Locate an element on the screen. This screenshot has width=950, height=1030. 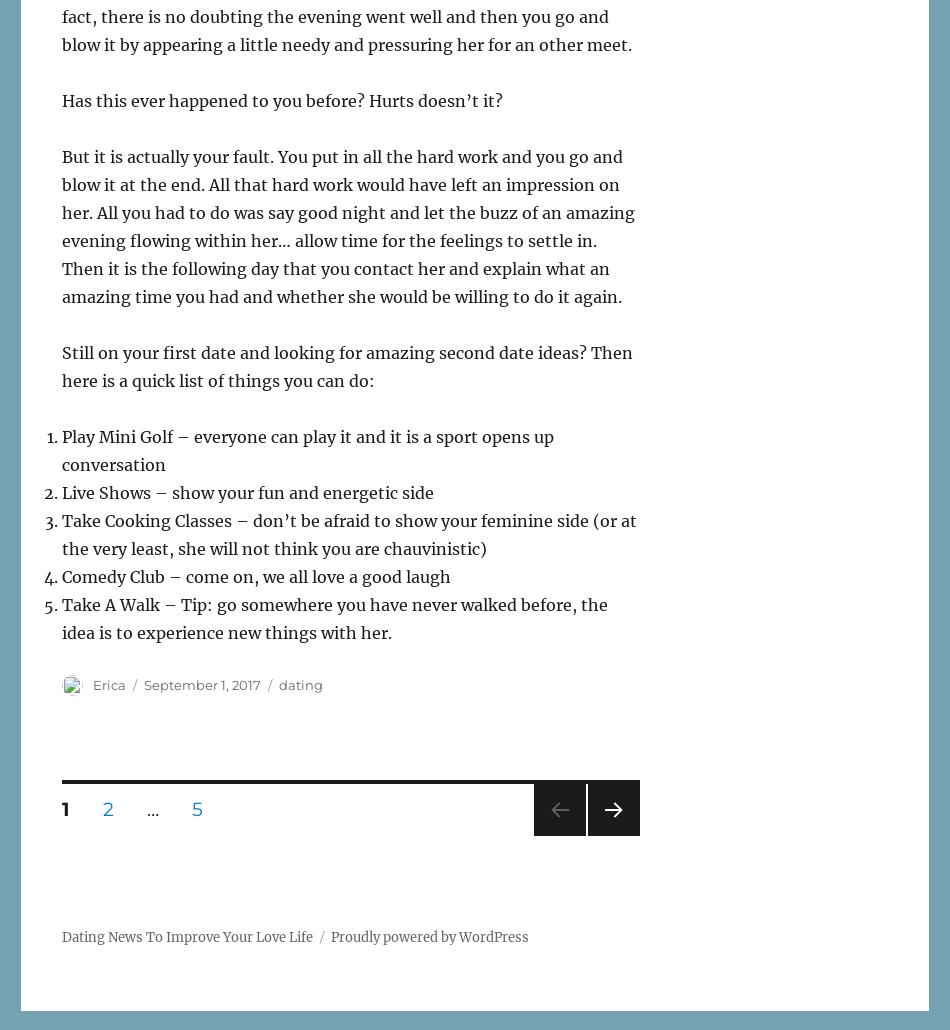
'Live Shows – show your fun and energetic side' is located at coordinates (247, 491).